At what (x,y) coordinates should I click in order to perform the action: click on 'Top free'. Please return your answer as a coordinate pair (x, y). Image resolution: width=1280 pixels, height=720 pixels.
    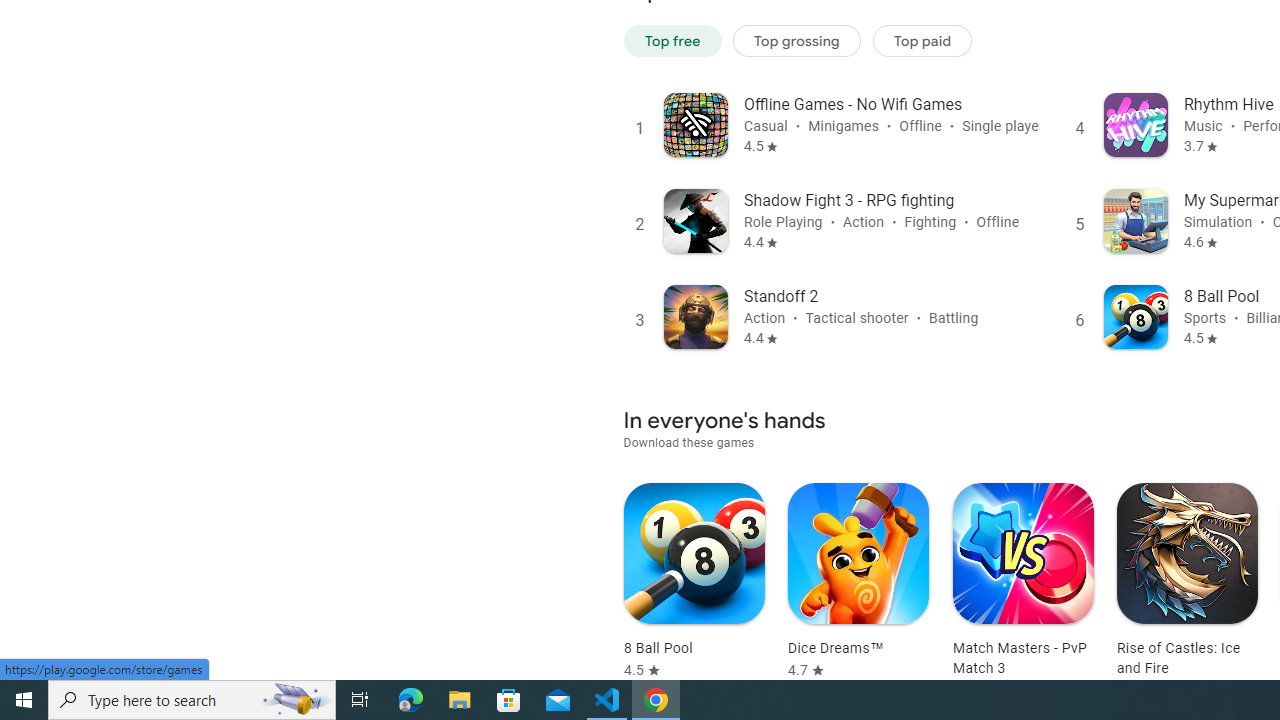
    Looking at the image, I should click on (672, 40).